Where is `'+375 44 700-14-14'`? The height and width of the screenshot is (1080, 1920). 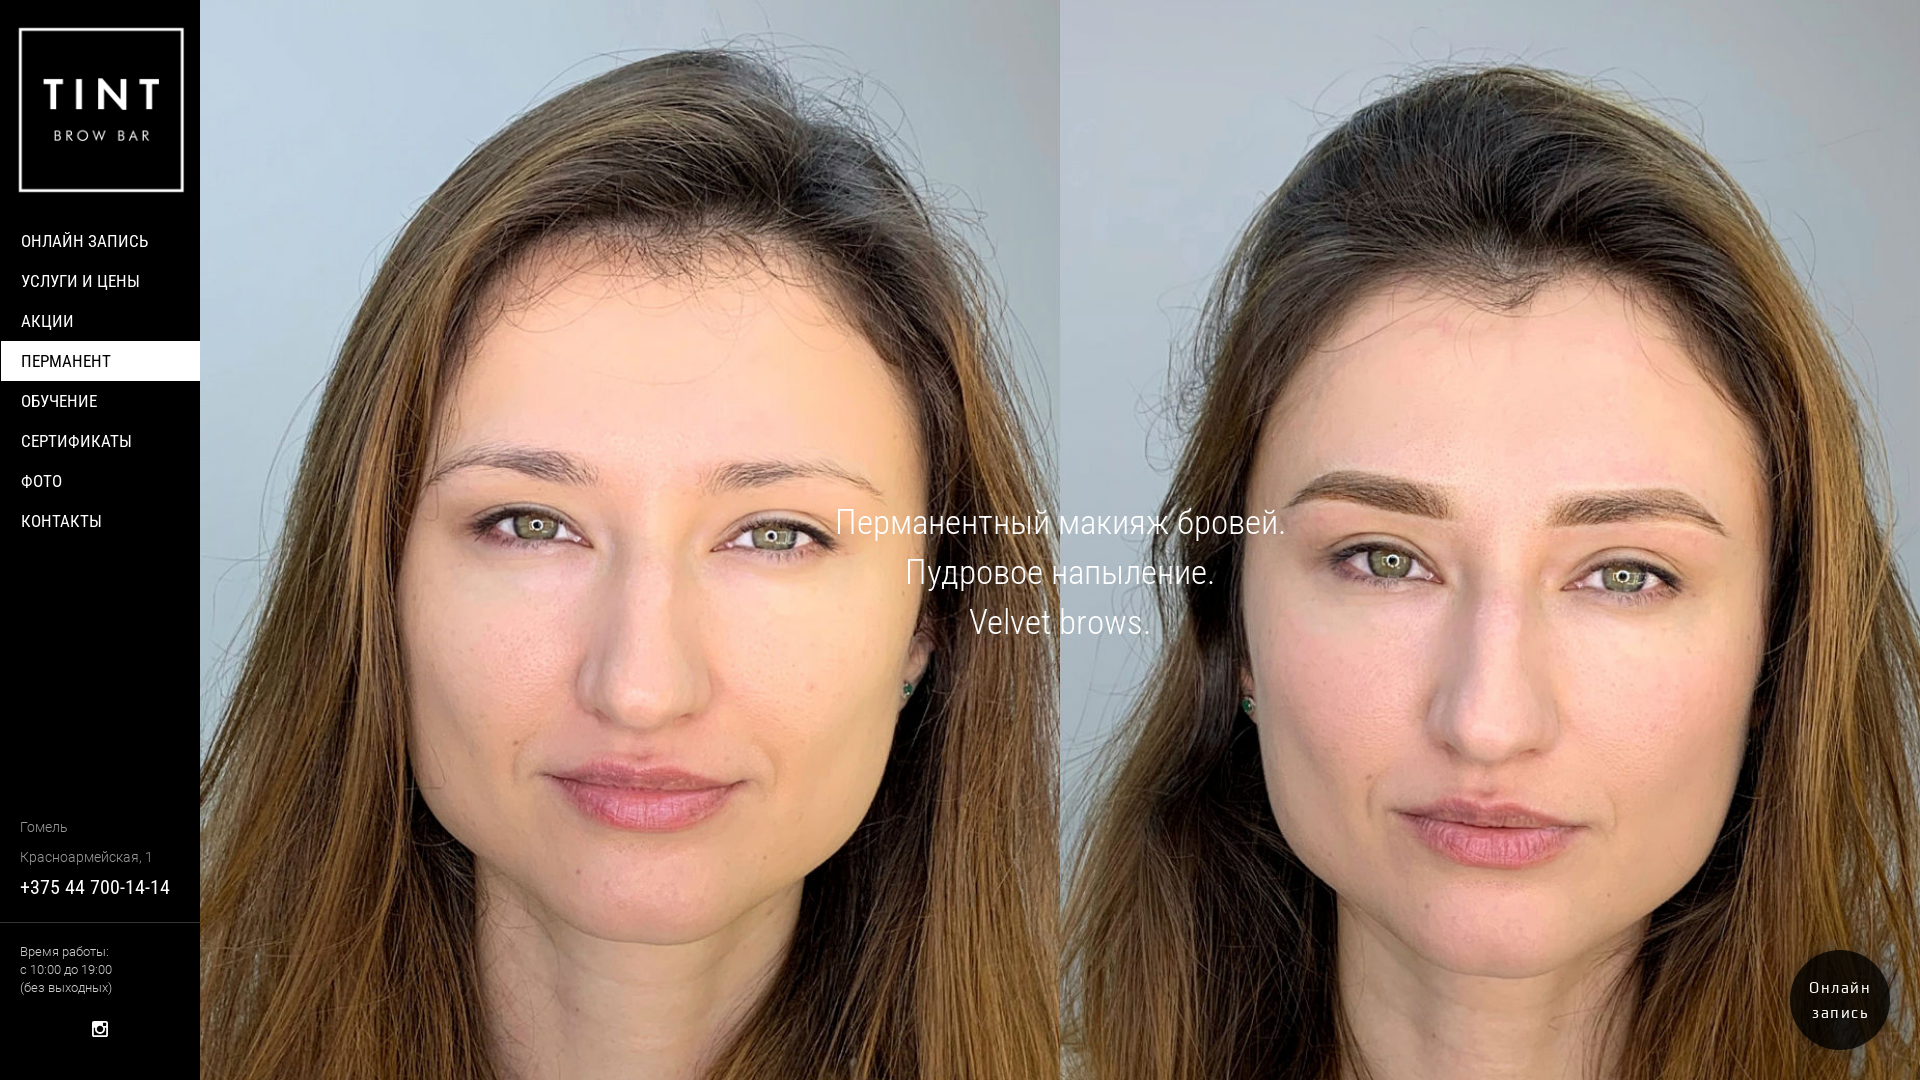 '+375 44 700-14-14' is located at coordinates (94, 886).